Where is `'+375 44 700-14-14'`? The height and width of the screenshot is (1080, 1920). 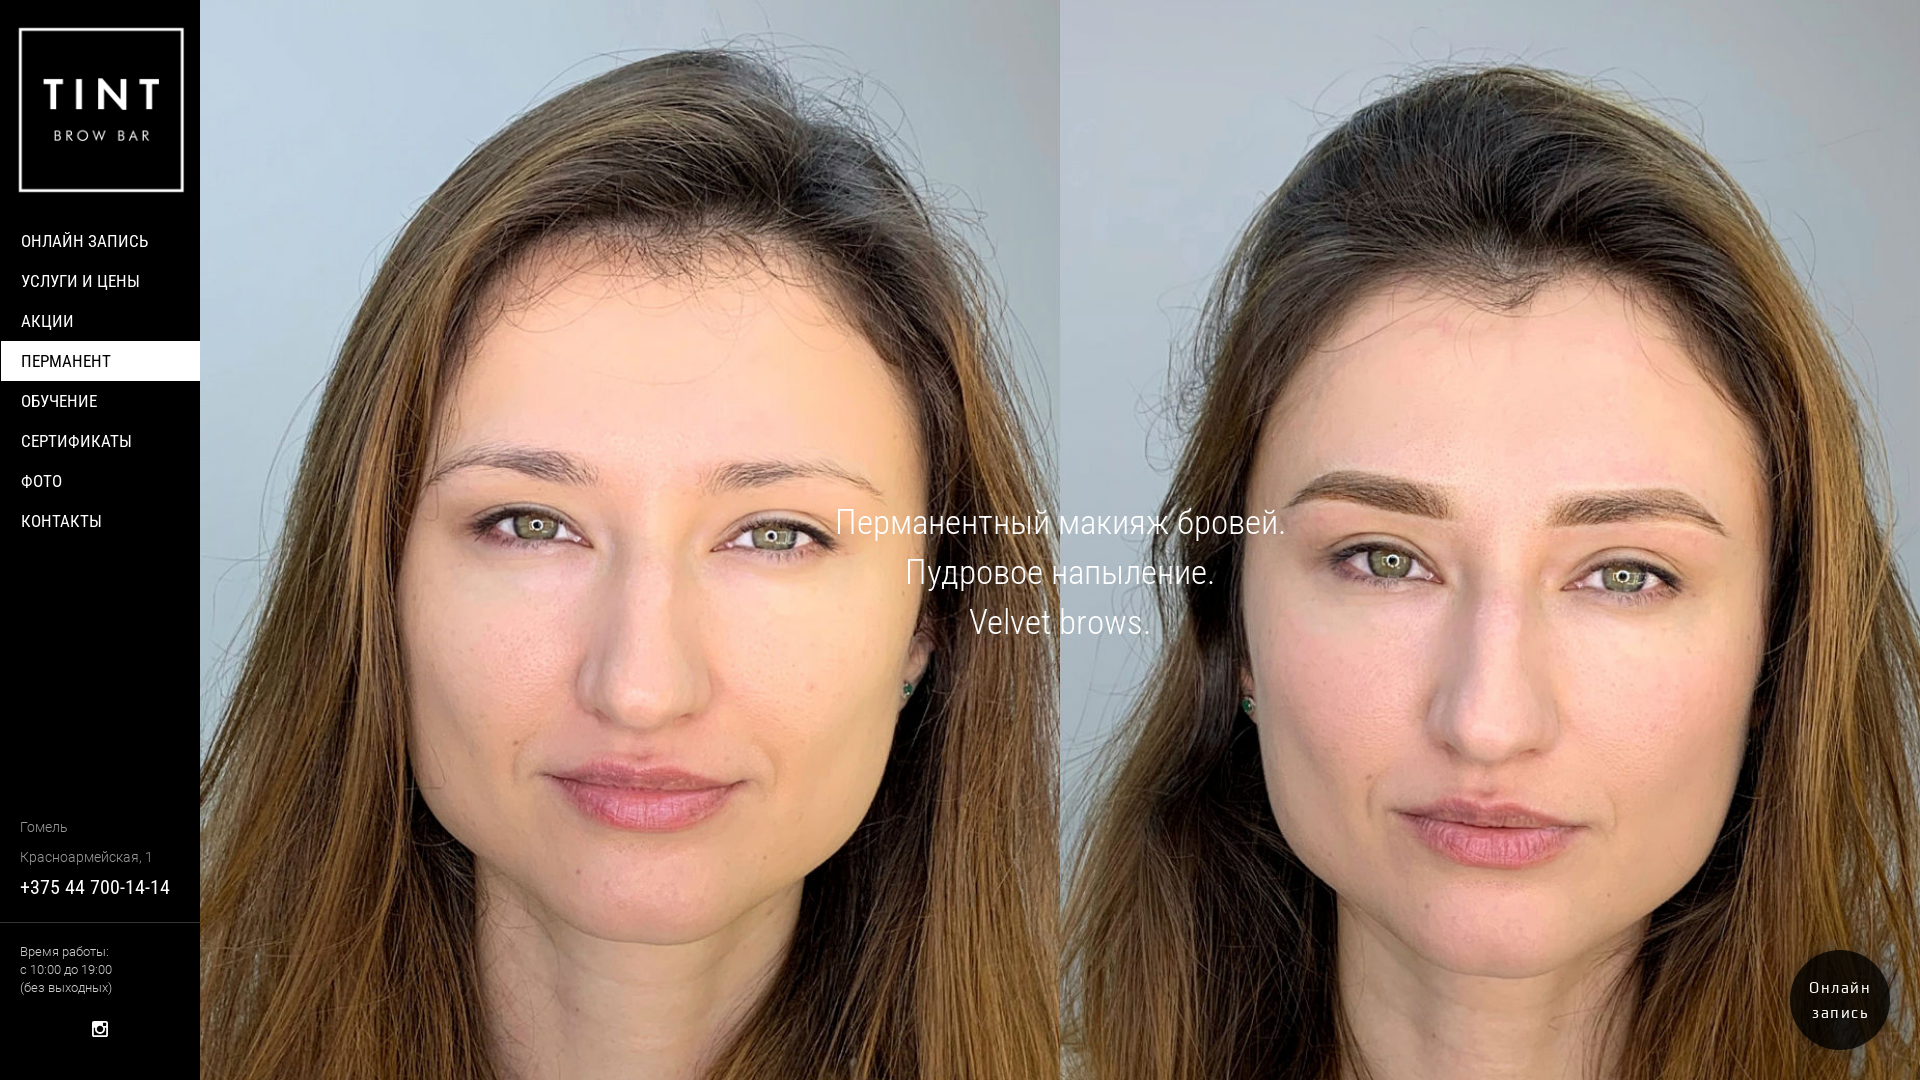 '+375 44 700-14-14' is located at coordinates (94, 886).